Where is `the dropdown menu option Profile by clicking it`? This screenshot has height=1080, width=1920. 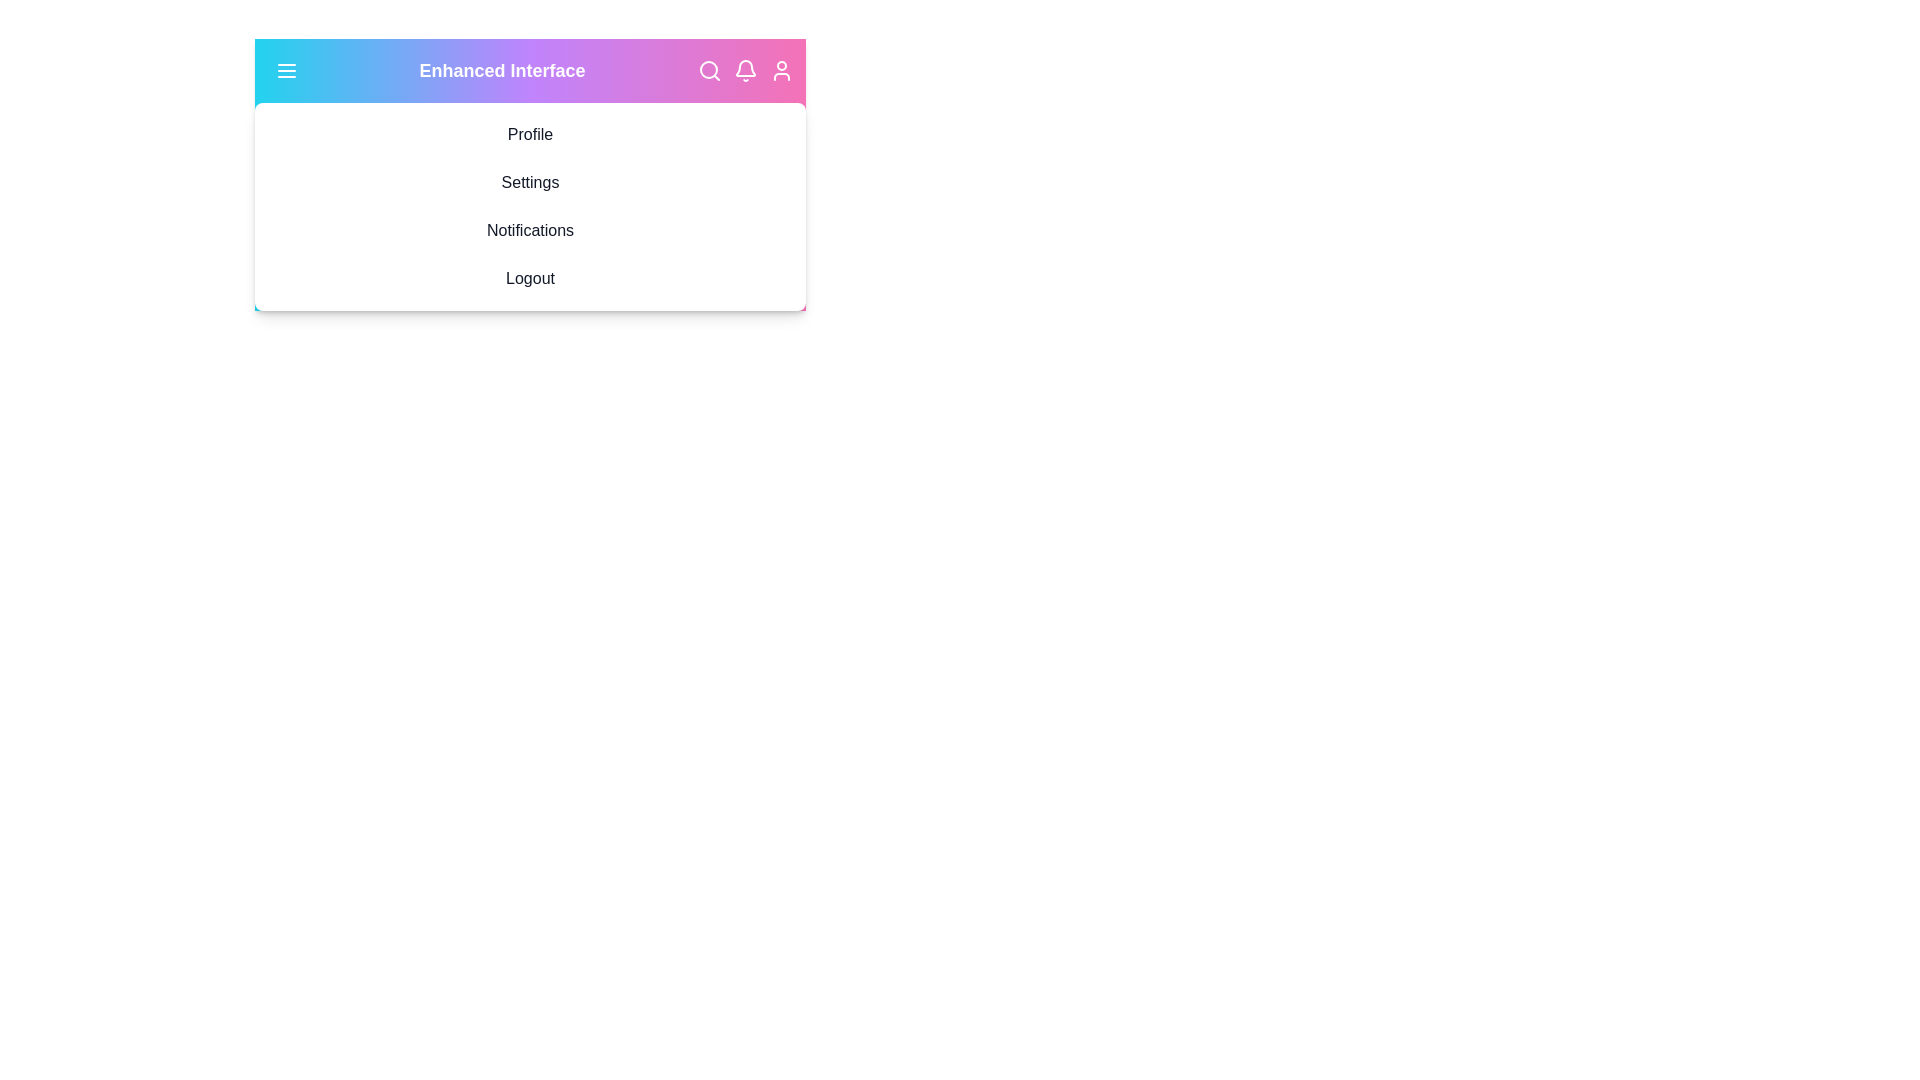 the dropdown menu option Profile by clicking it is located at coordinates (530, 135).